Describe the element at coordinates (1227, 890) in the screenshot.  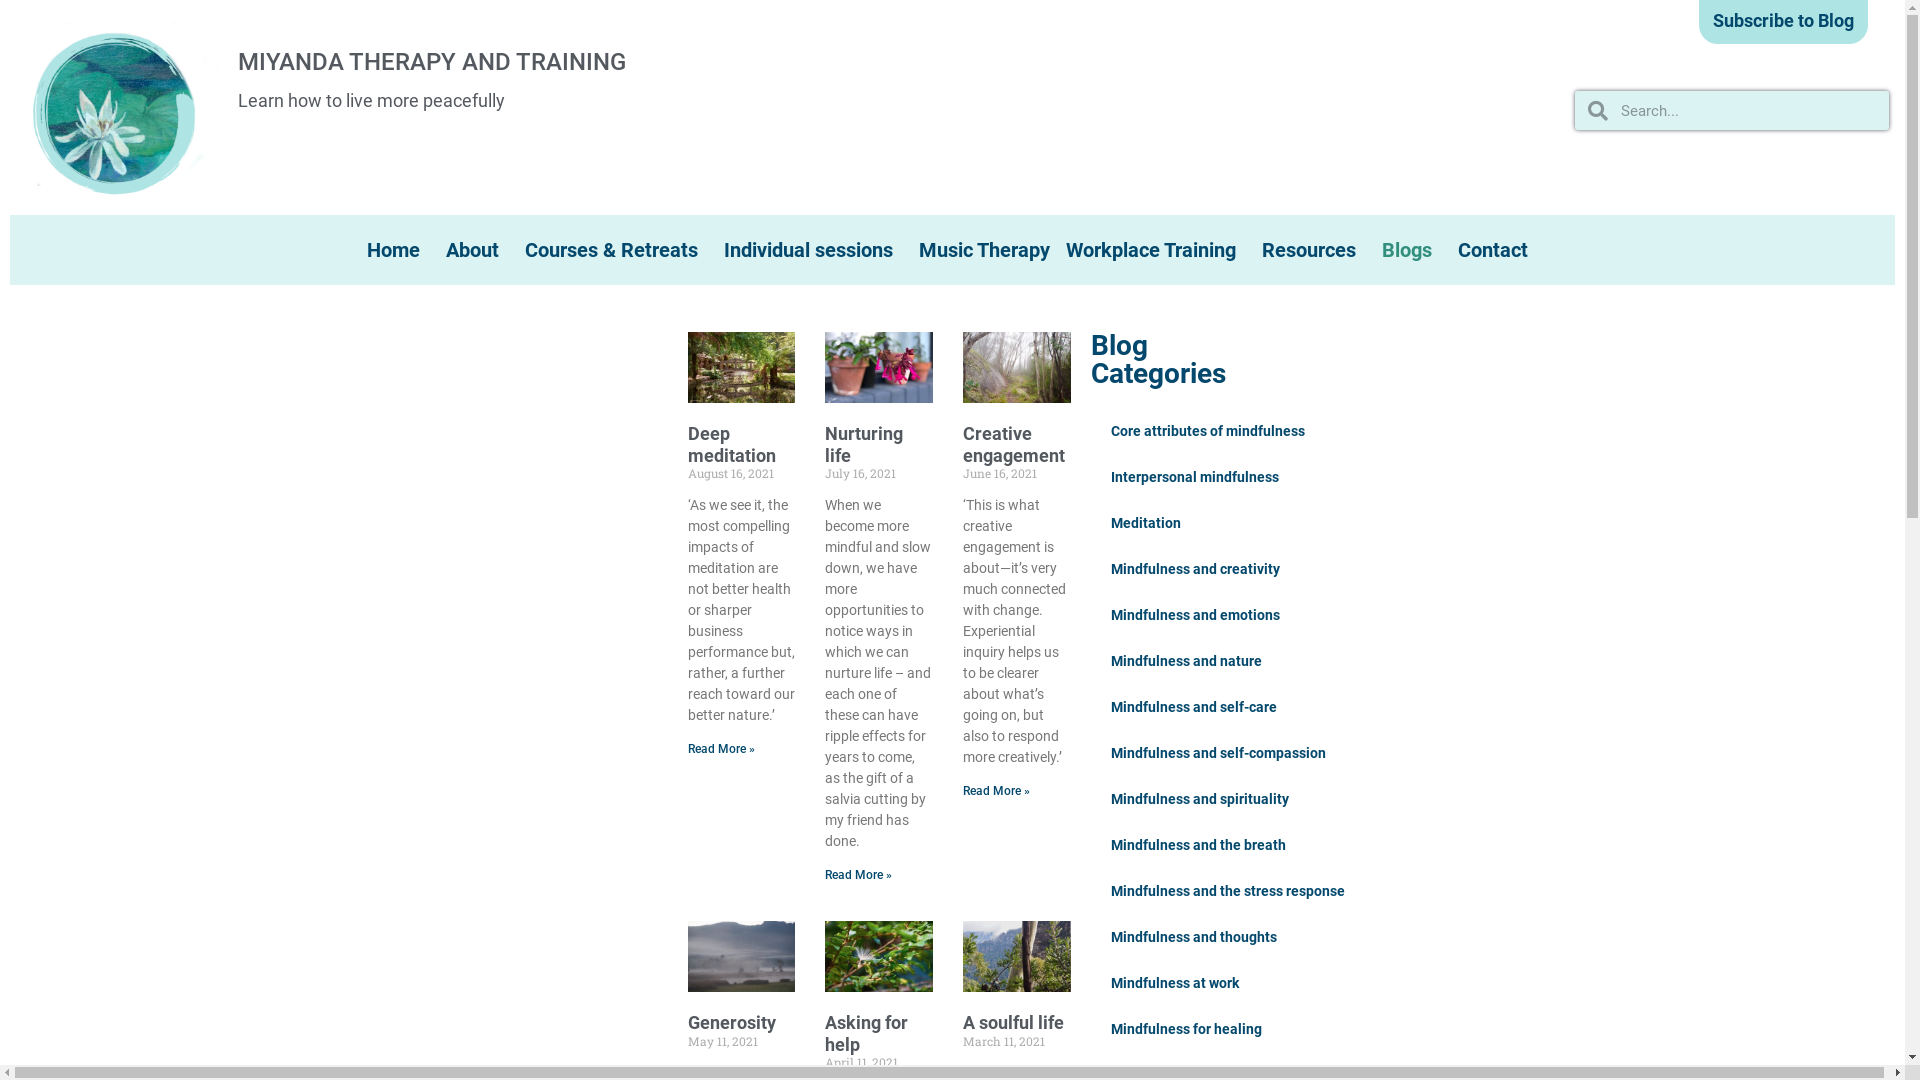
I see `'Mindfulness and the stress response'` at that location.